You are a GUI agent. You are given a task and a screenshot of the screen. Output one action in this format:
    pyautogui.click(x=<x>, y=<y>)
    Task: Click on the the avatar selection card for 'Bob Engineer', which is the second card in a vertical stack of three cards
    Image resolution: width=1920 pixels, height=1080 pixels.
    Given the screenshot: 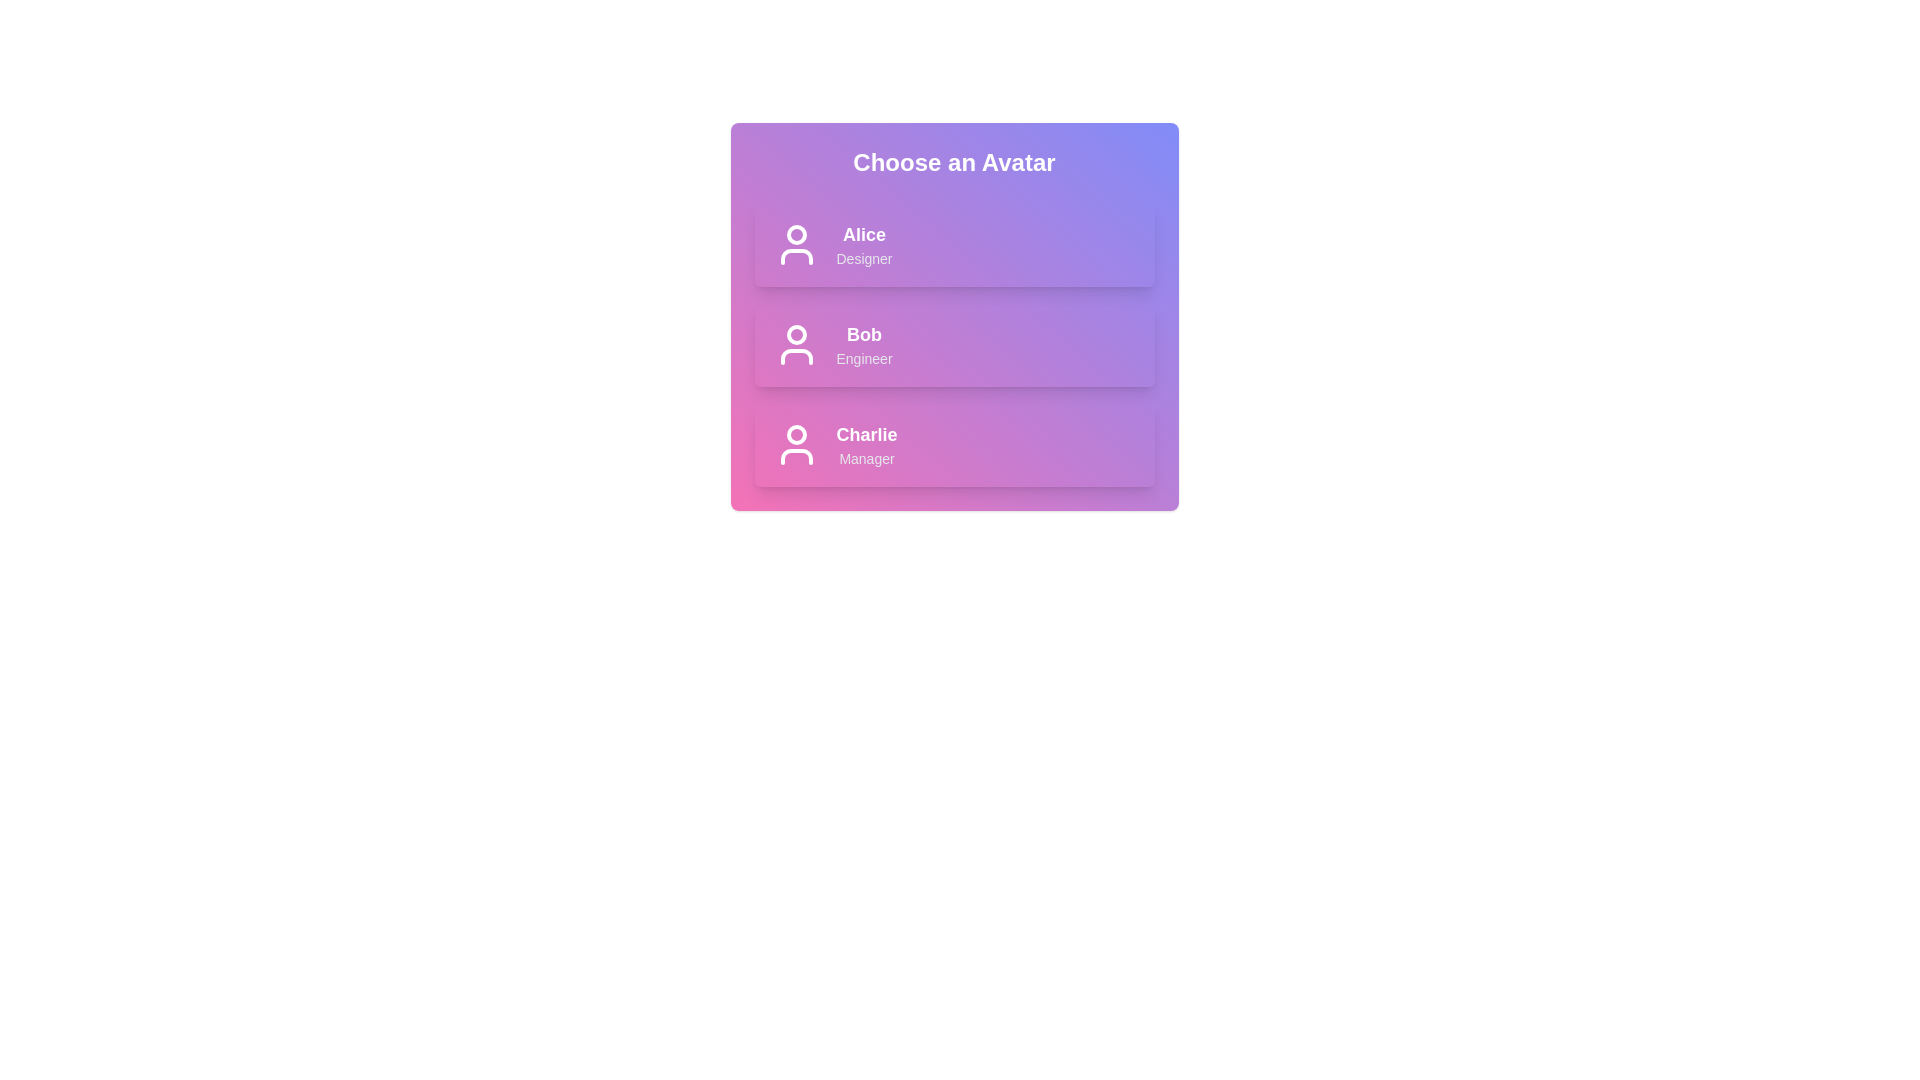 What is the action you would take?
    pyautogui.click(x=953, y=315)
    